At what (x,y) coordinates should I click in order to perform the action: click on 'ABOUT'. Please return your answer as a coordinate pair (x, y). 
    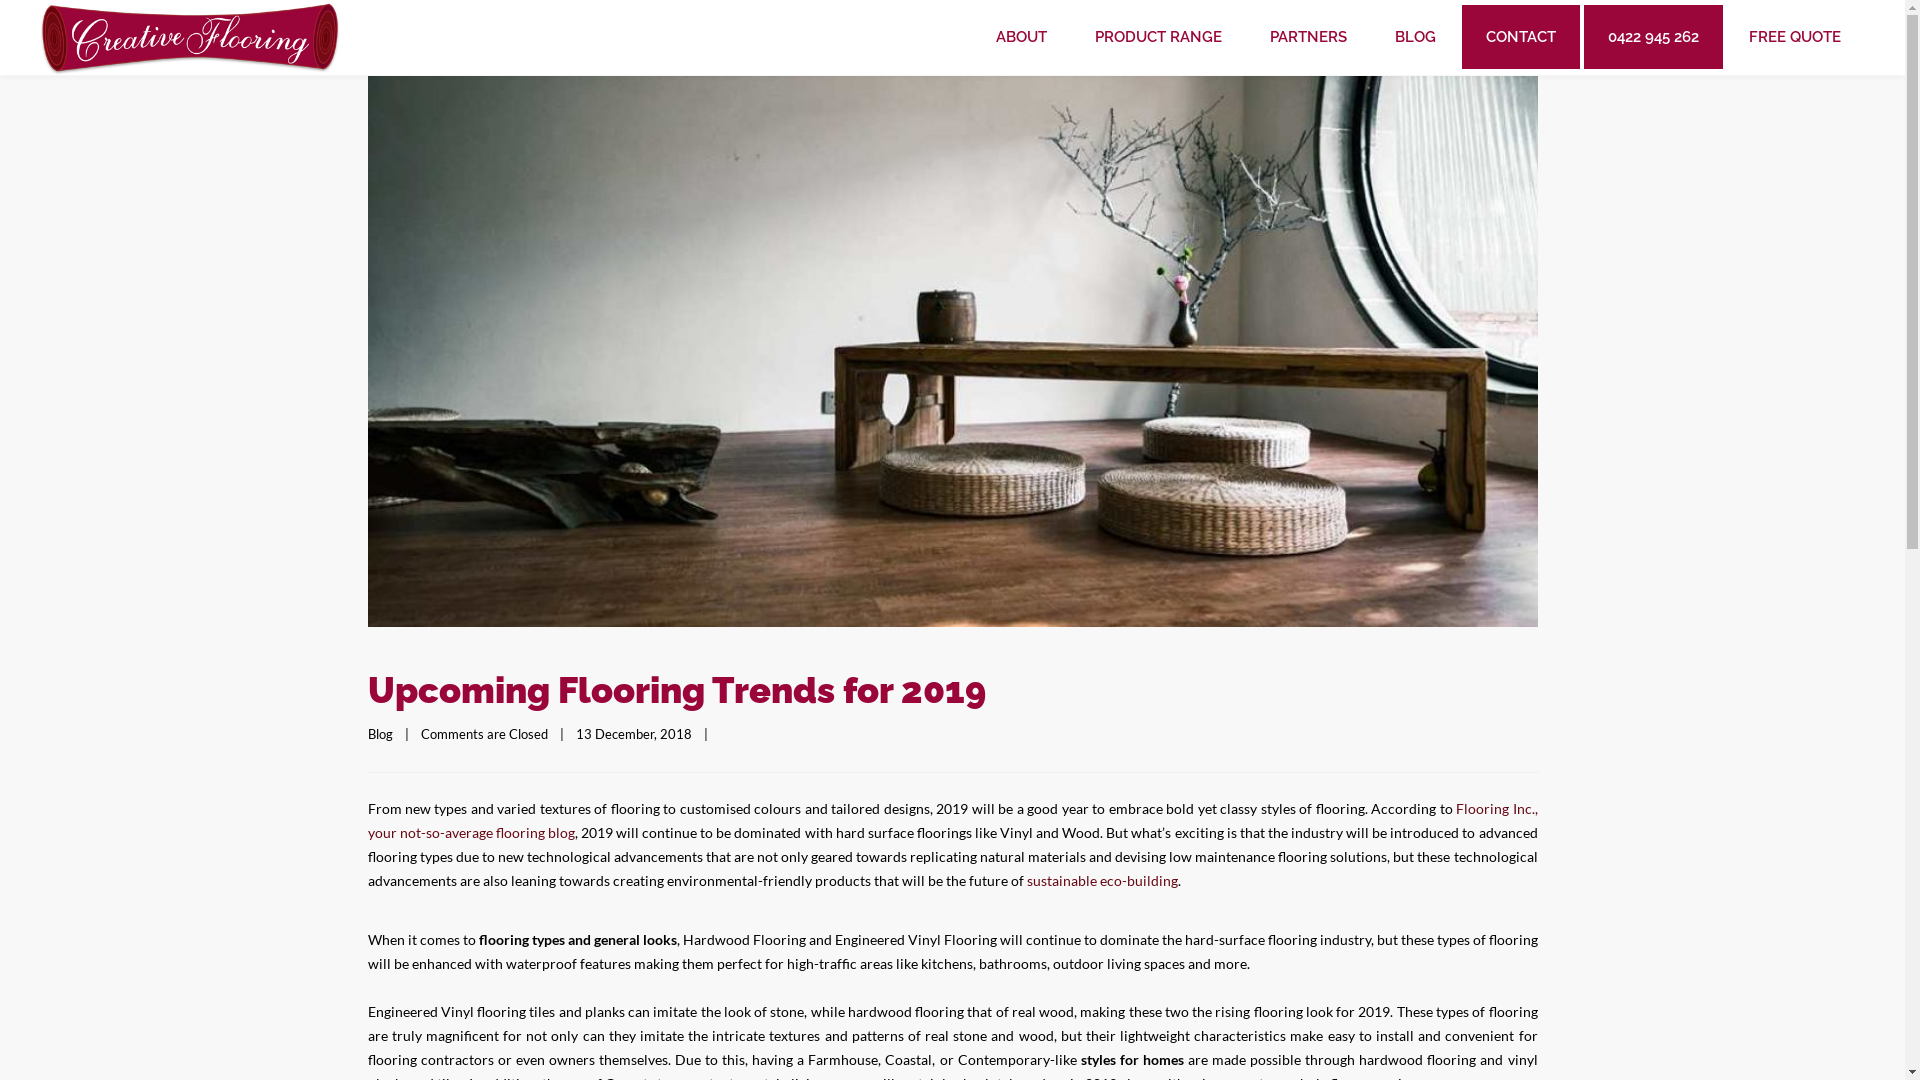
    Looking at the image, I should click on (1021, 37).